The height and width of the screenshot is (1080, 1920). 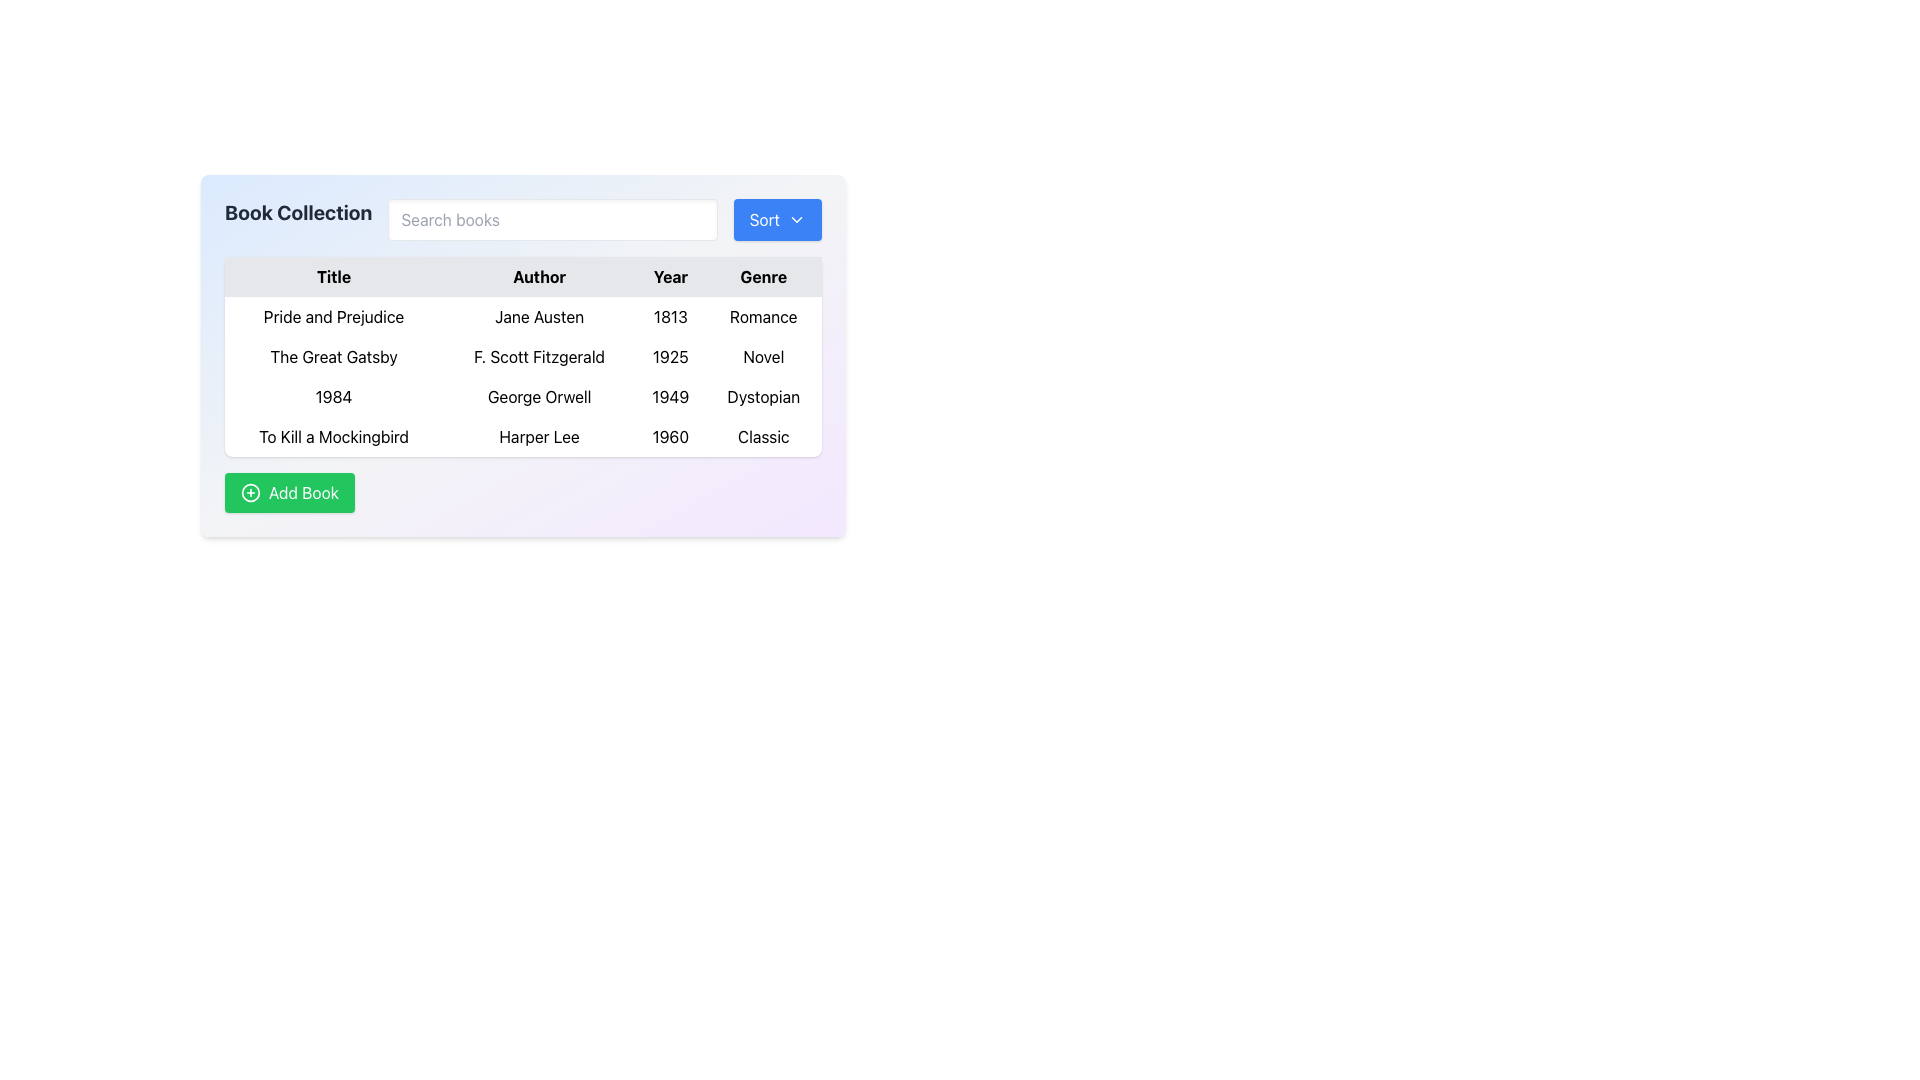 What do you see at coordinates (762, 356) in the screenshot?
I see `the Text Element that indicates the genre of the book 'The Great Gatsby', located in the 'Genre' column of the table, positioned to the right of the 'Year' column (1925)` at bounding box center [762, 356].